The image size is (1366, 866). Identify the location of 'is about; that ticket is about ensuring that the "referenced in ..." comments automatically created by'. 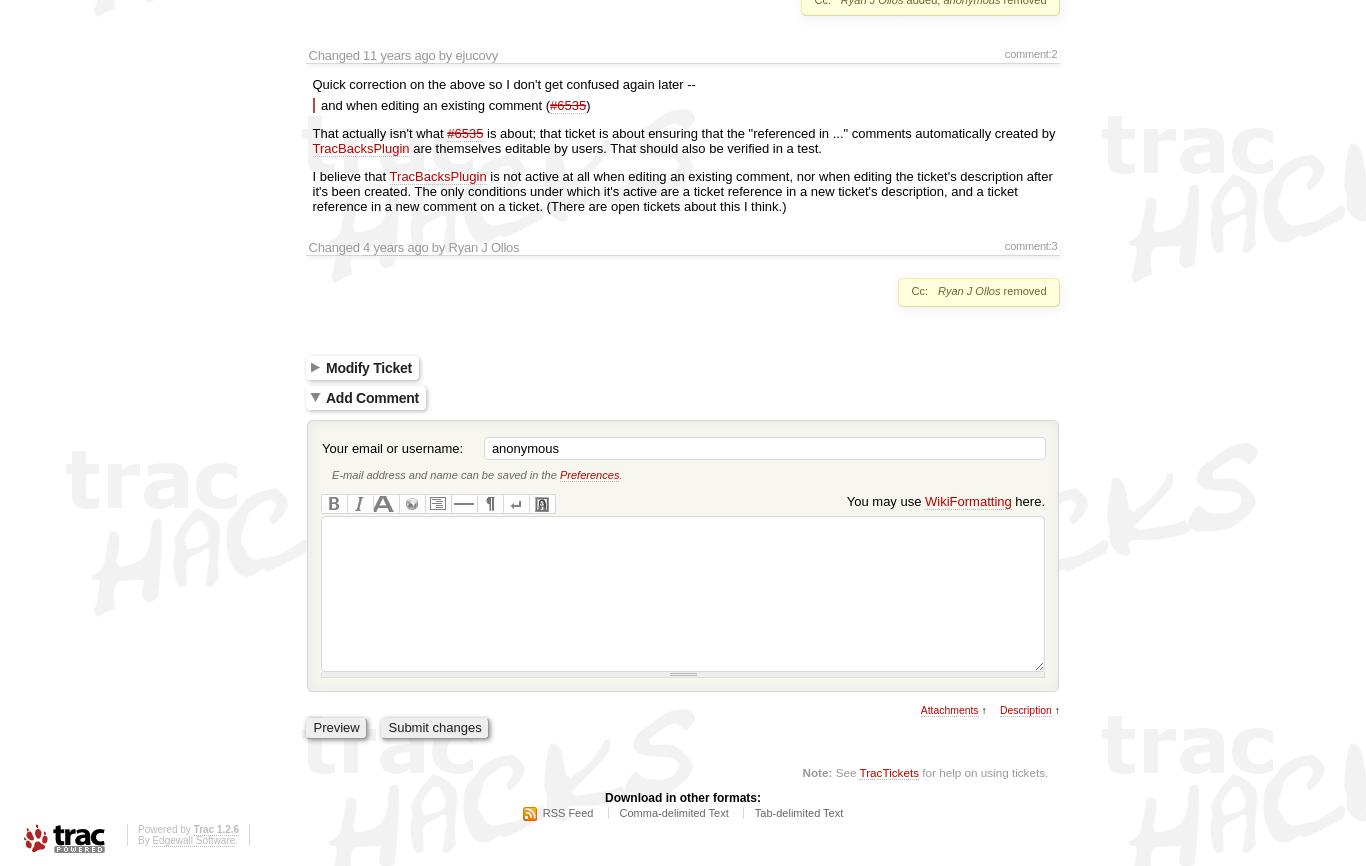
(769, 132).